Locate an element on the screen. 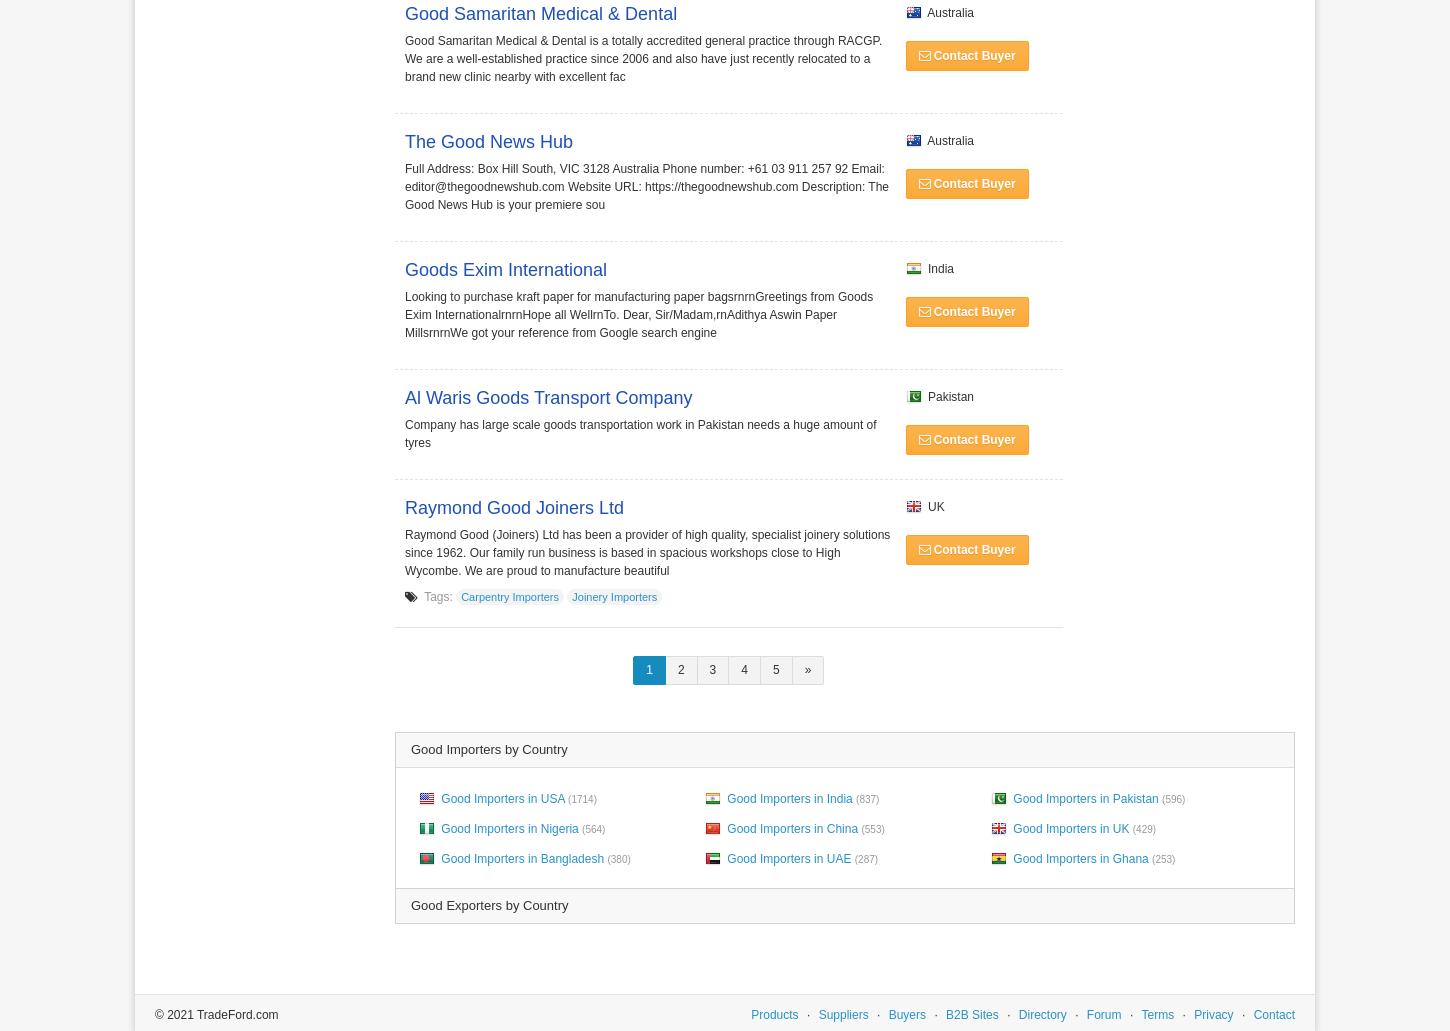 The height and width of the screenshot is (1031, 1450). 'Raymond Good Joiners Ltd' is located at coordinates (403, 507).